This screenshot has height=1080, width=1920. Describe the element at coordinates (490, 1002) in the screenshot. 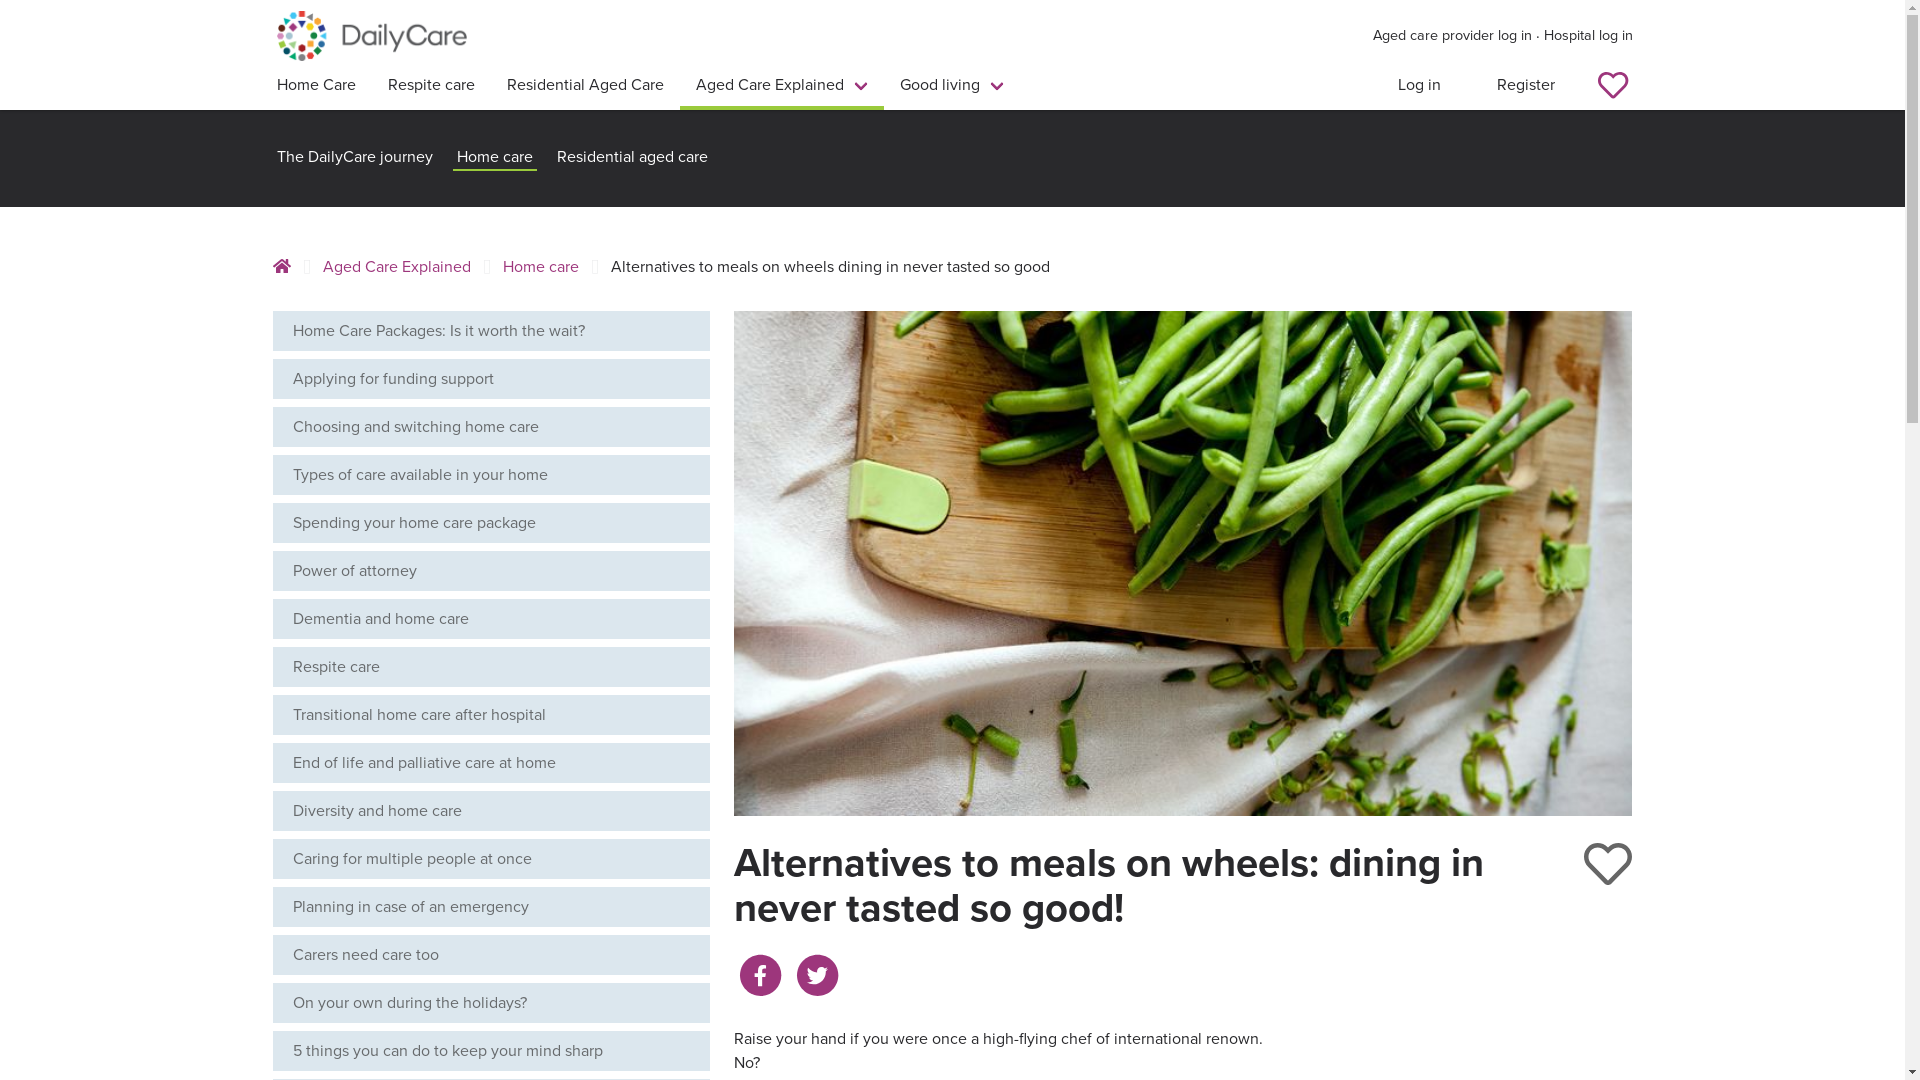

I see `'On your own during the holidays?'` at that location.